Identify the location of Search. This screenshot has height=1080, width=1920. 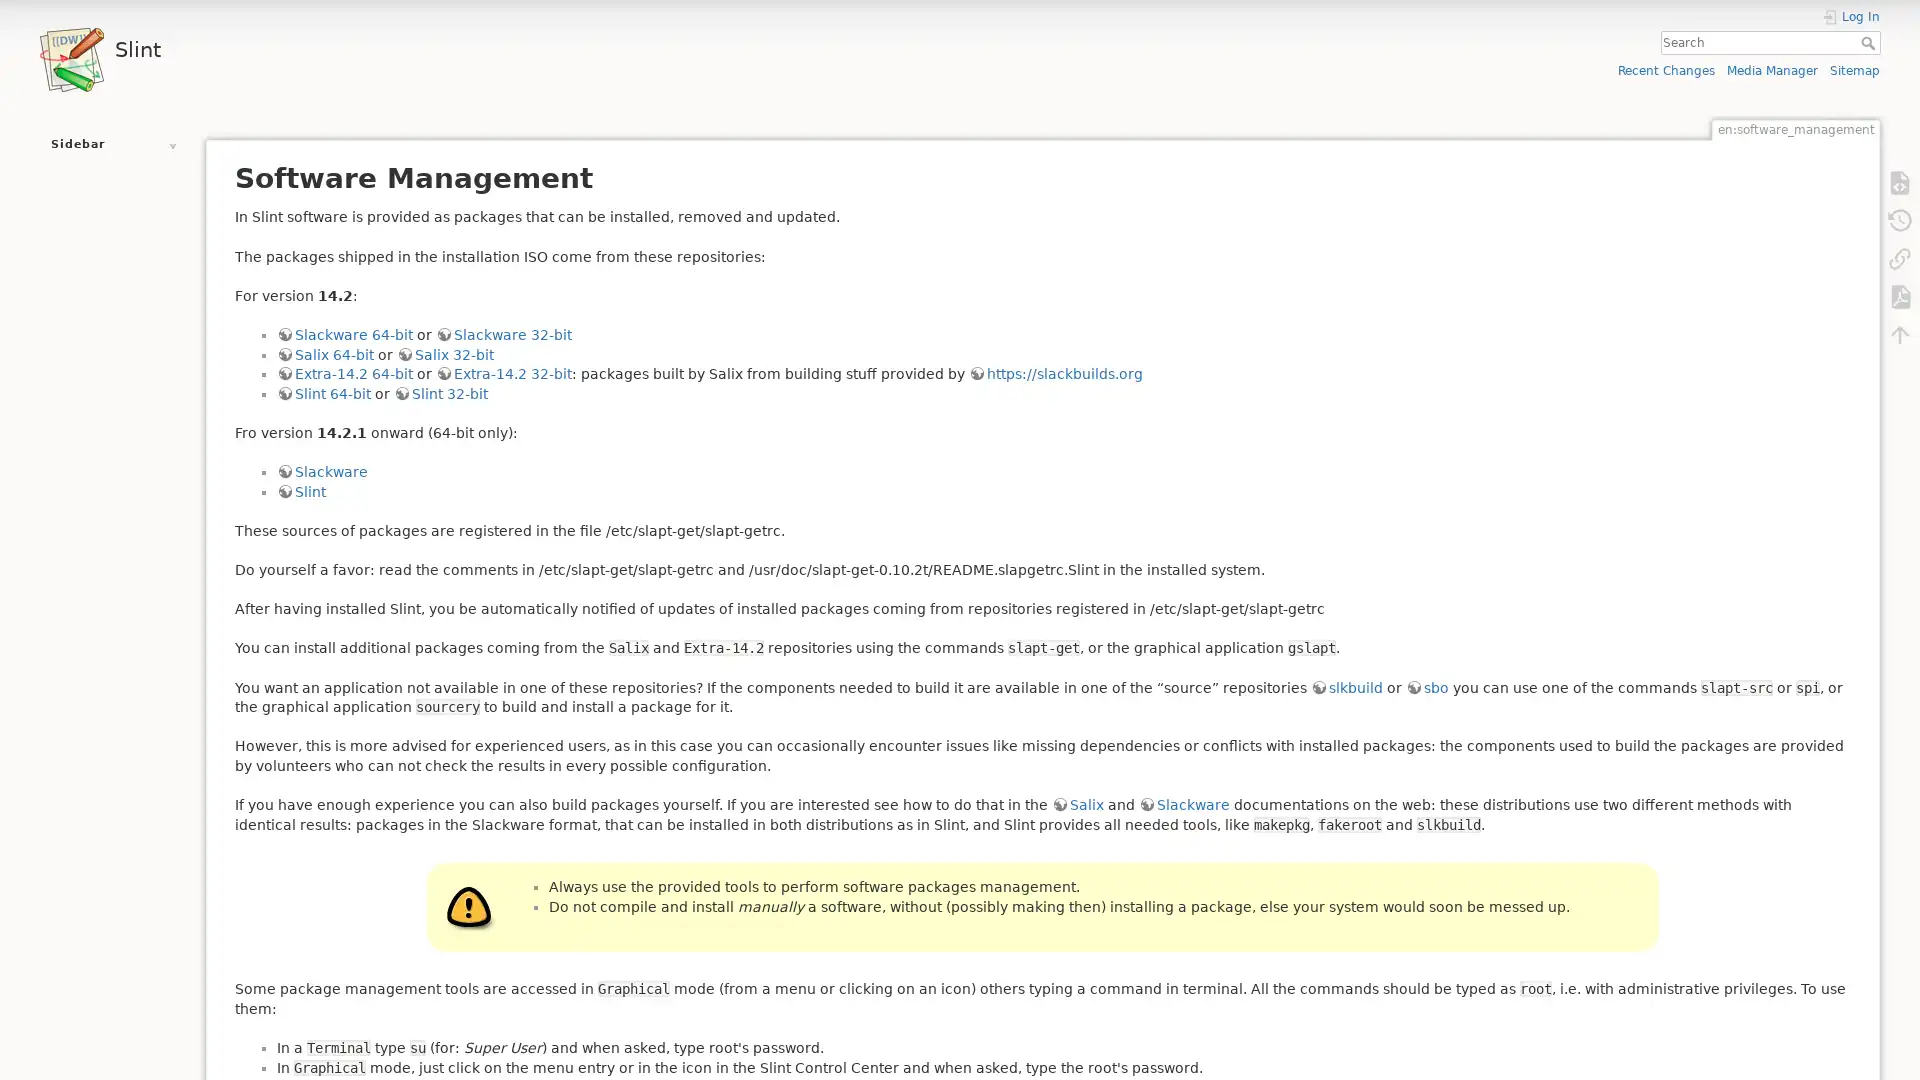
(1869, 42).